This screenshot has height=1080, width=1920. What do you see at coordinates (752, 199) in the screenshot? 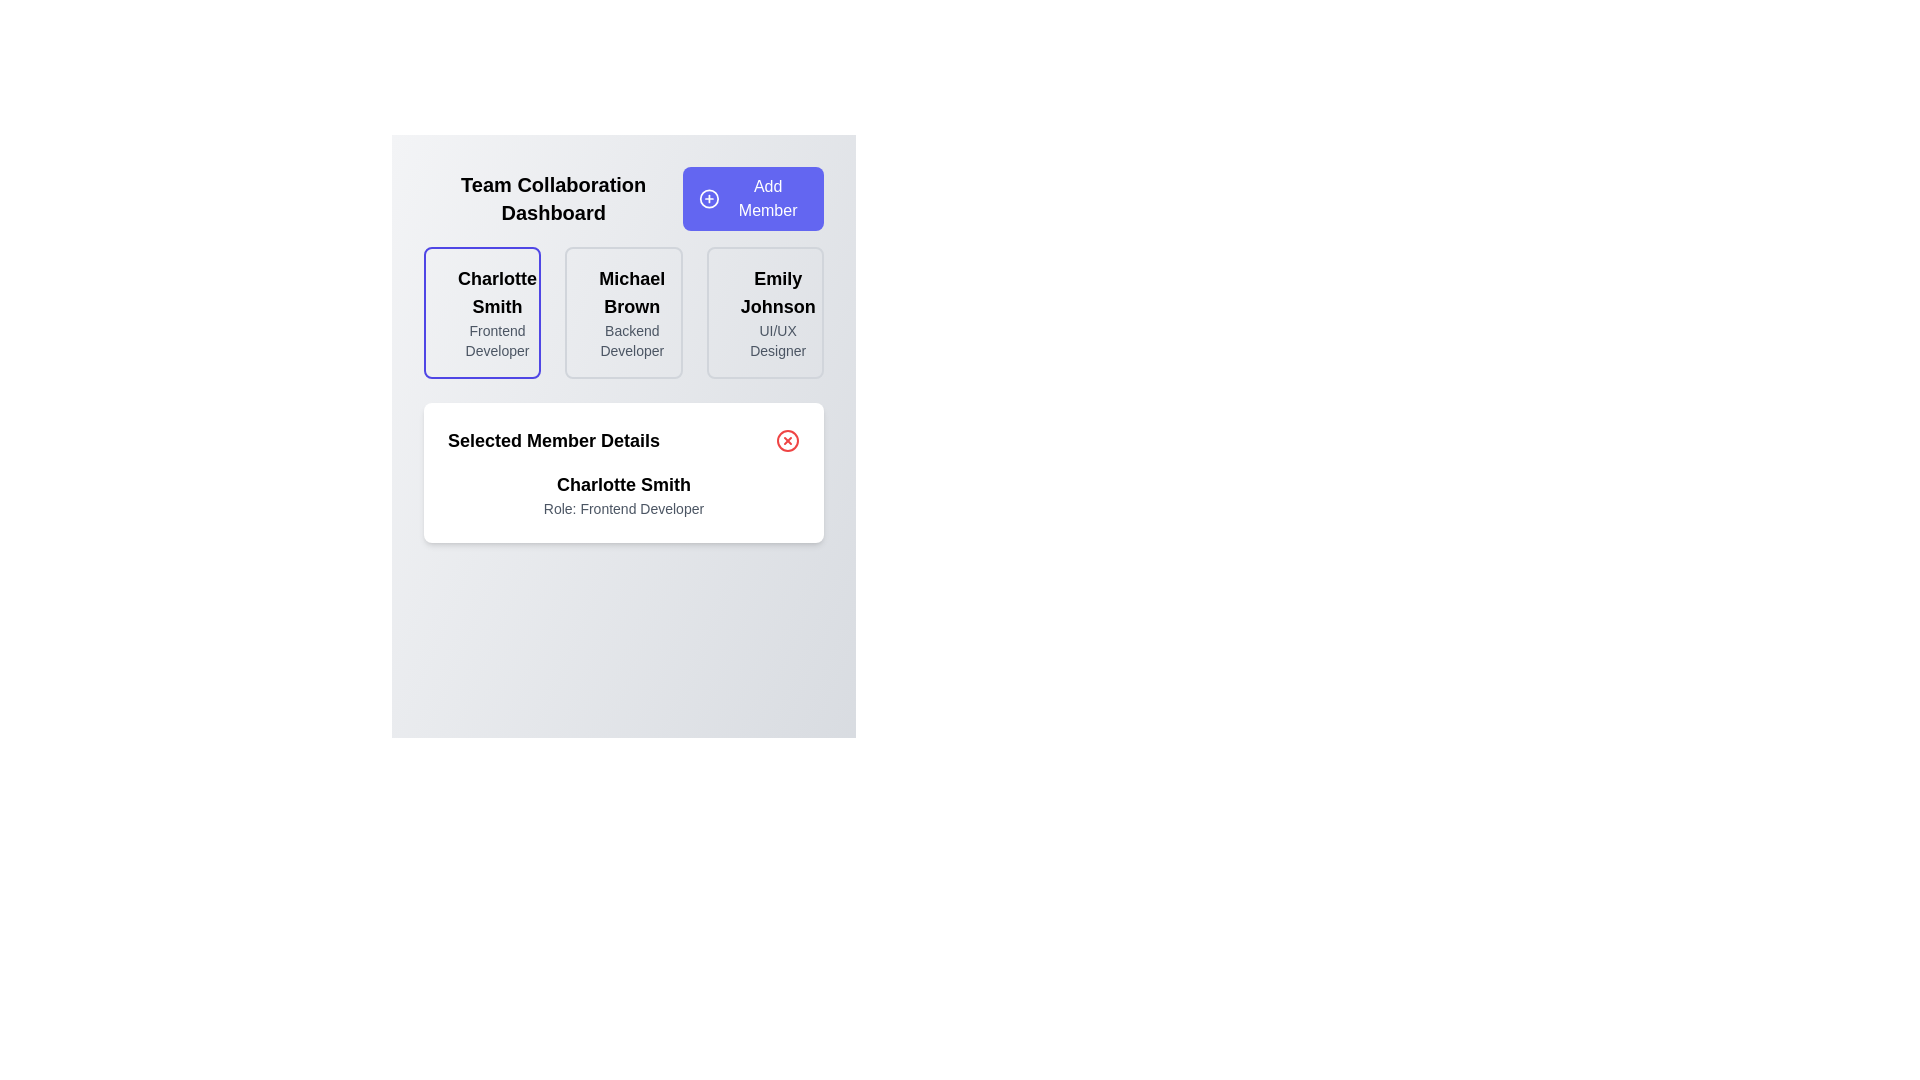
I see `the 'Add New Member' button located in the upper-right section of the interface, adjacent to the 'Team Collaboration Dashboard' text` at bounding box center [752, 199].